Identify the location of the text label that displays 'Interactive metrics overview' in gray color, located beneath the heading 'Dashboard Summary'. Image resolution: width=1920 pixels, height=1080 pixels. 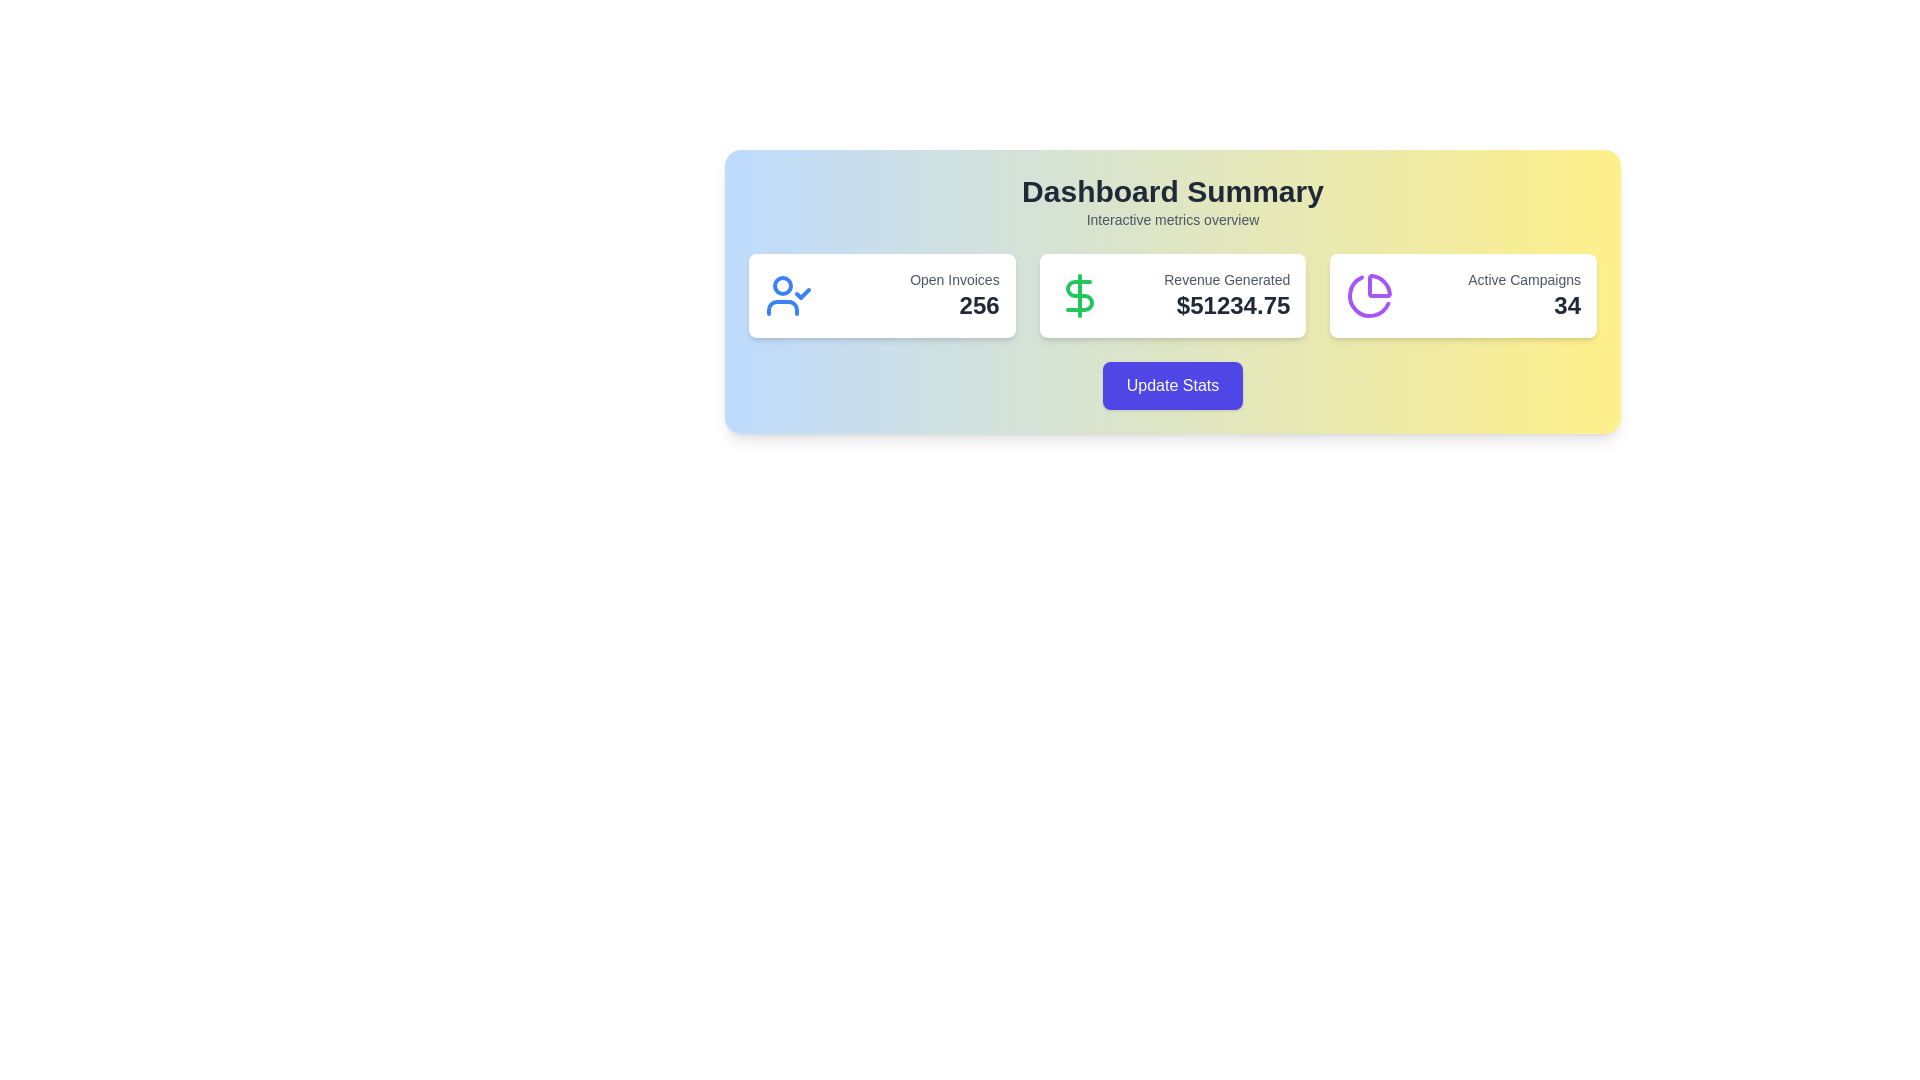
(1172, 219).